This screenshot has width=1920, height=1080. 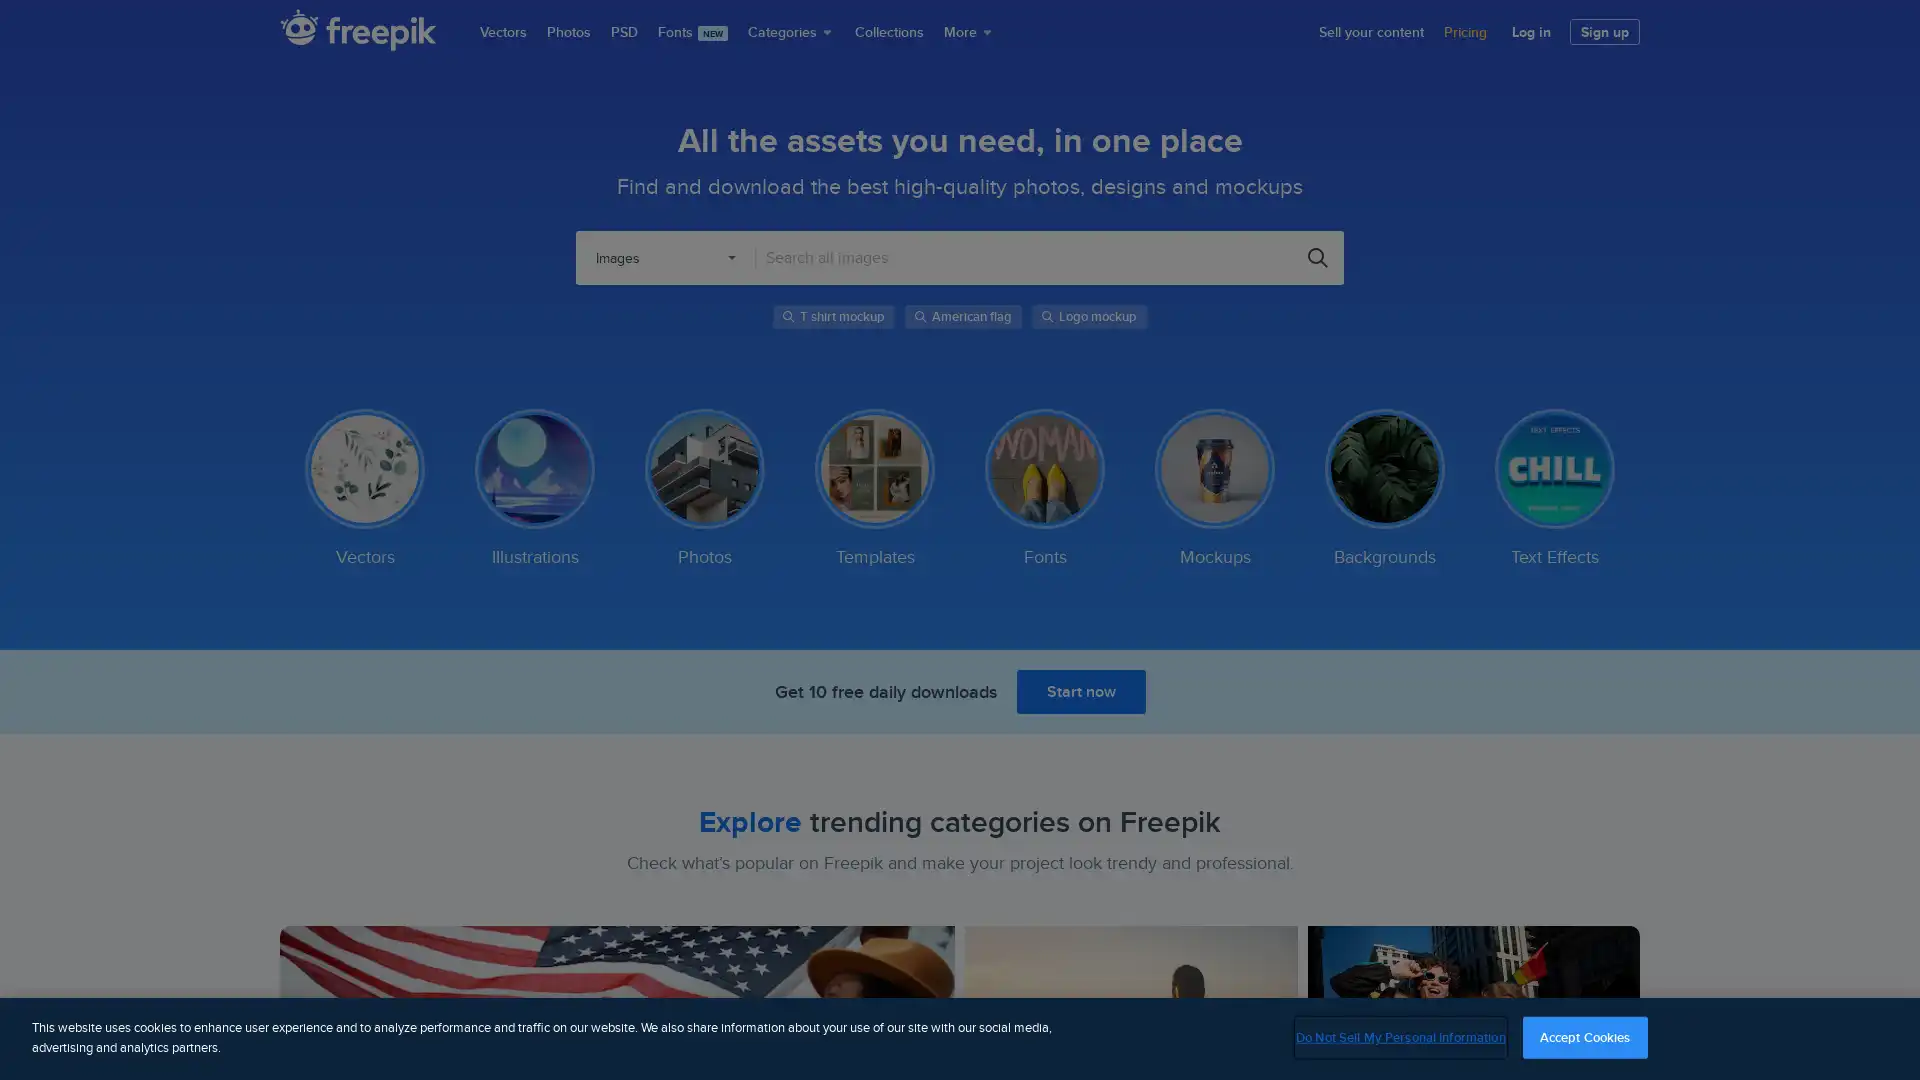 I want to click on Accept Cookies, so click(x=1583, y=1036).